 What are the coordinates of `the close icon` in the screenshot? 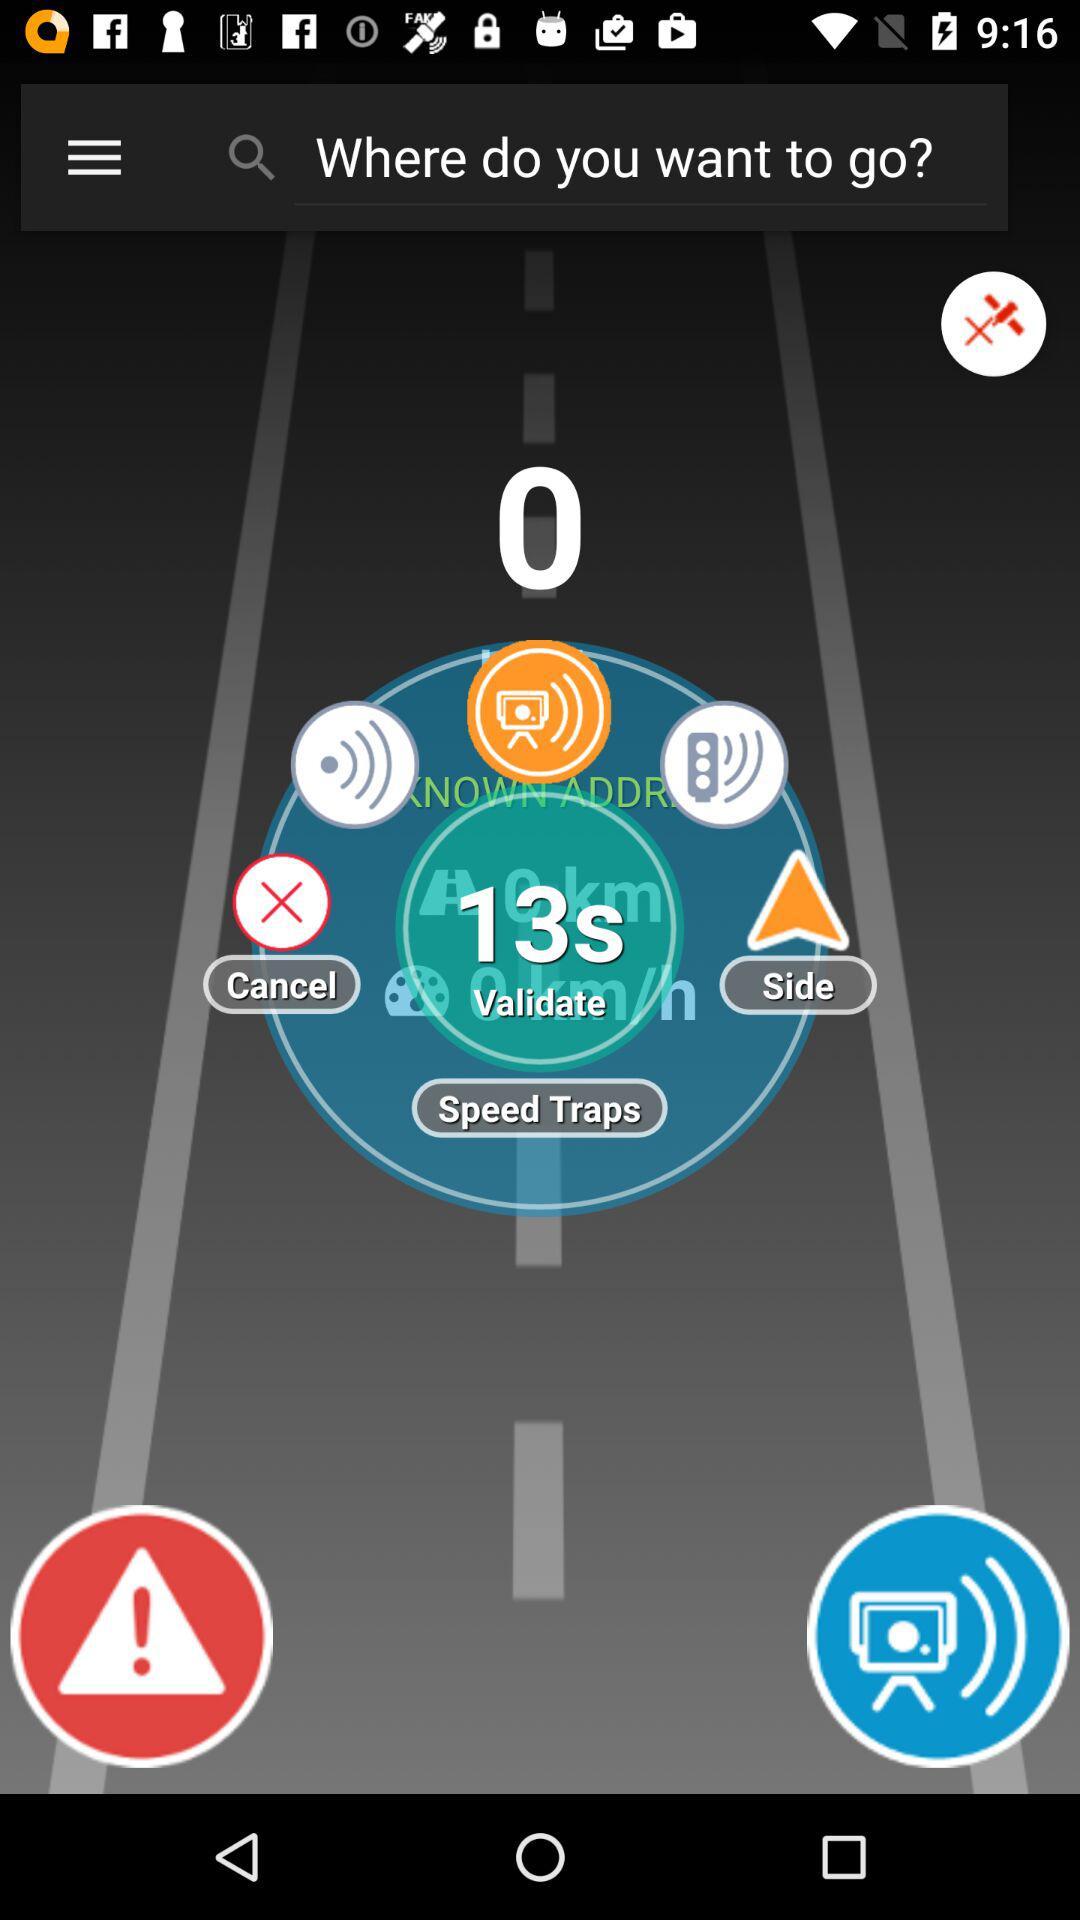 It's located at (993, 346).